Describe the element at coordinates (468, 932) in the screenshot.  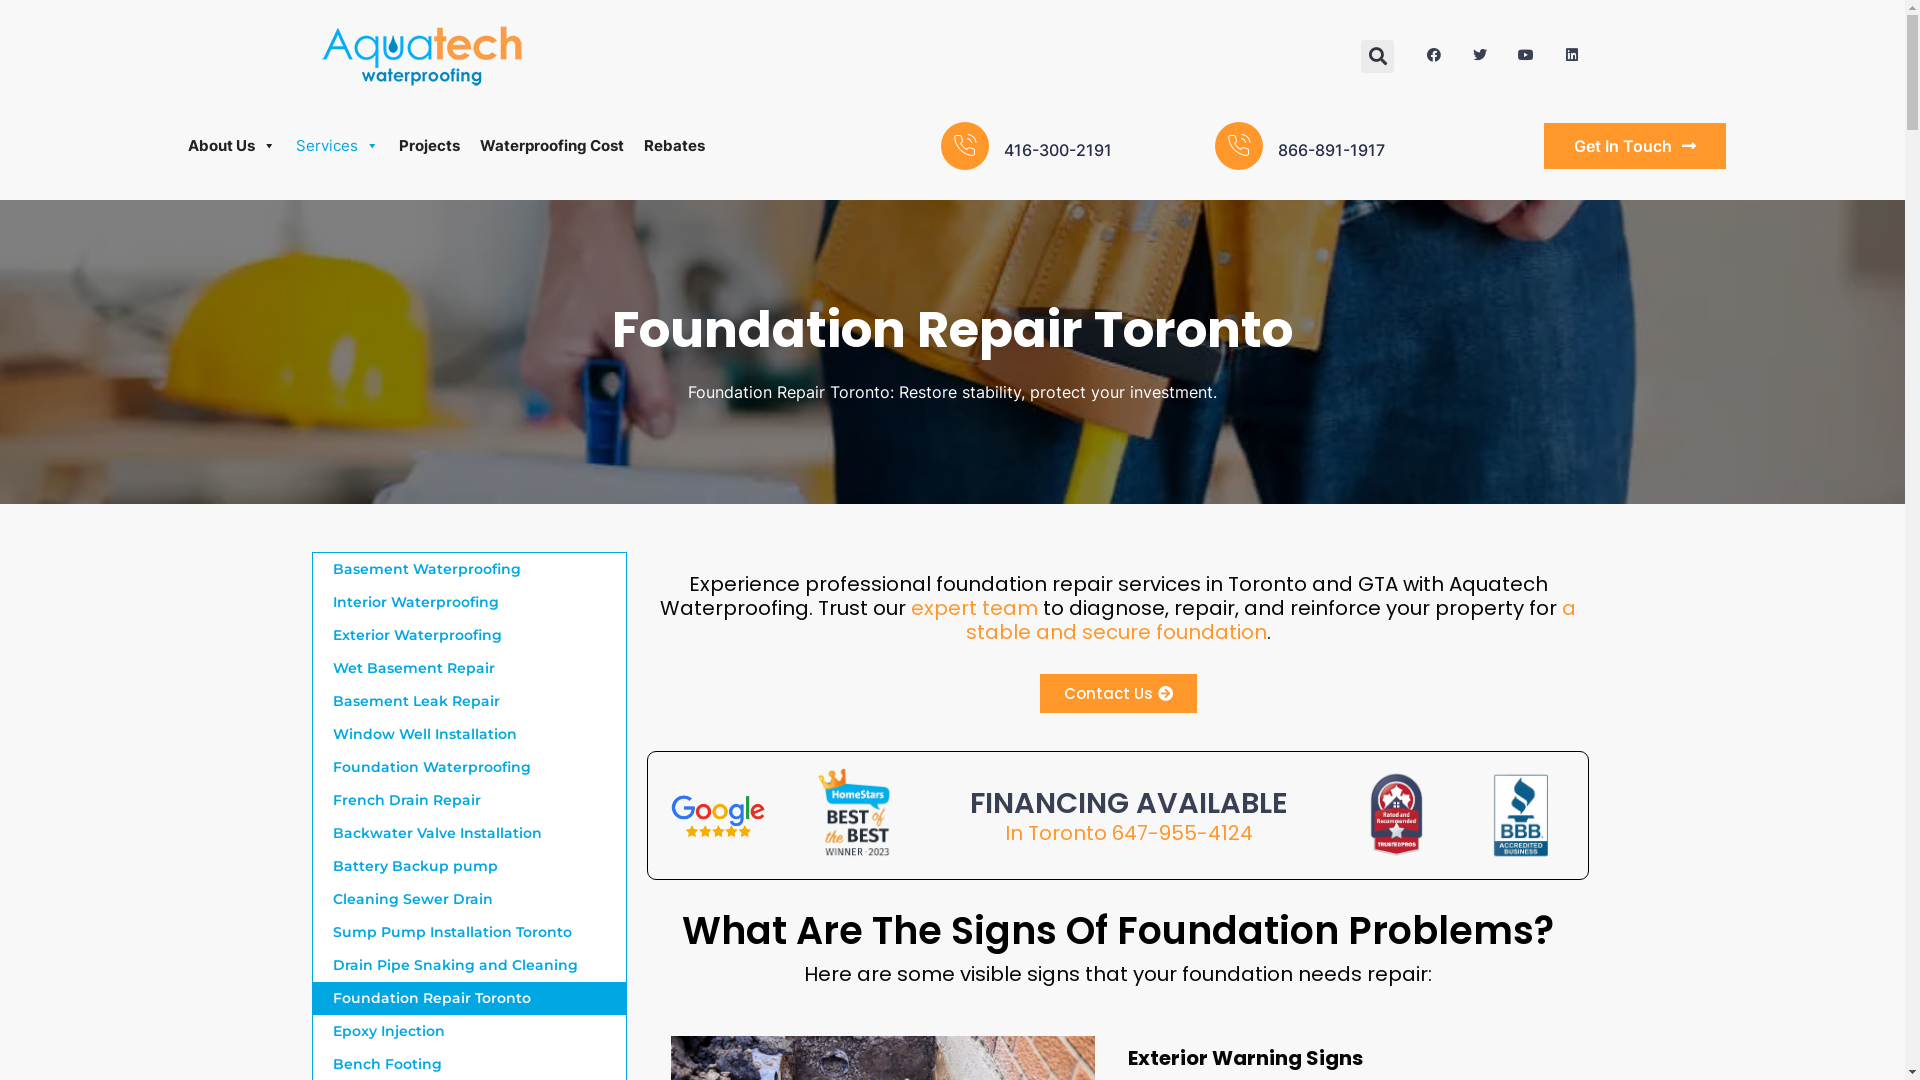
I see `'Sump Pump Installation Toronto'` at that location.